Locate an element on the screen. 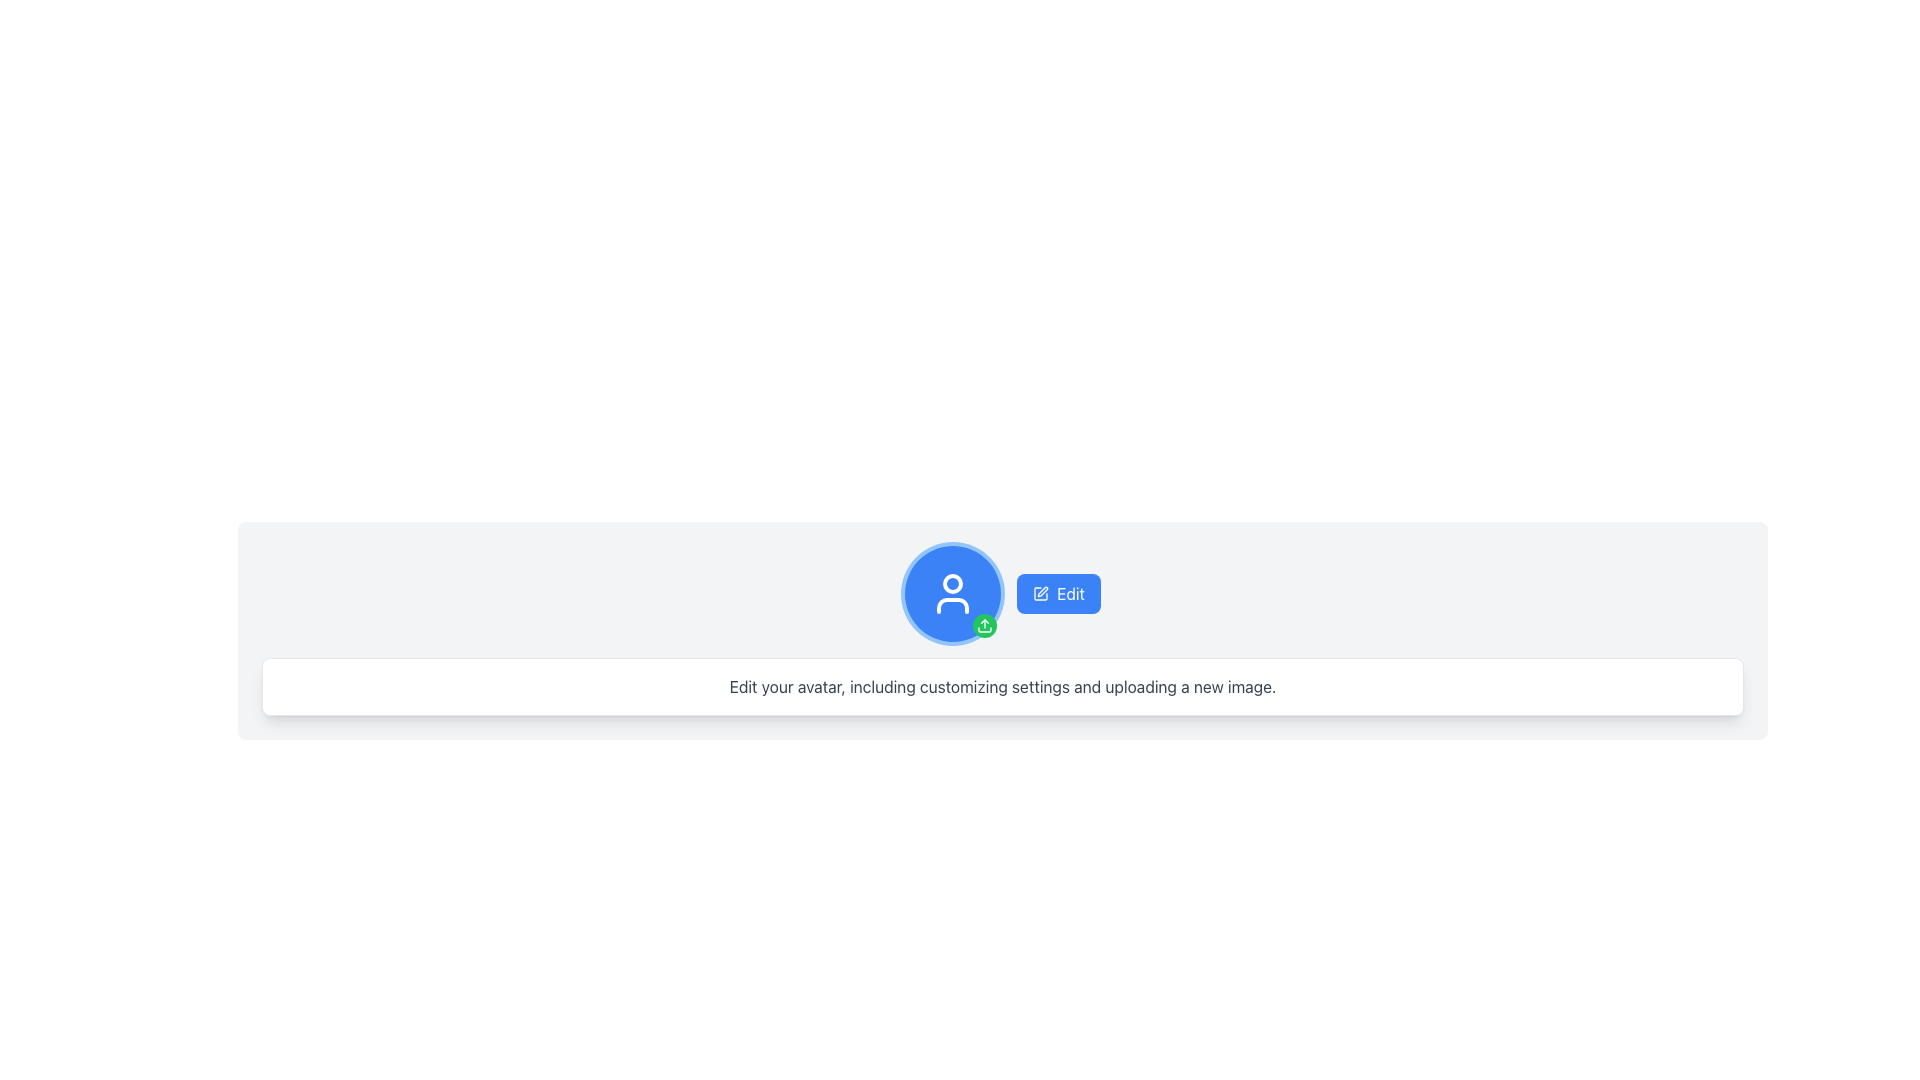 This screenshot has height=1080, width=1920. the user icon, which is a white circular head with a semi-circular body on a blue circular background is located at coordinates (952, 593).